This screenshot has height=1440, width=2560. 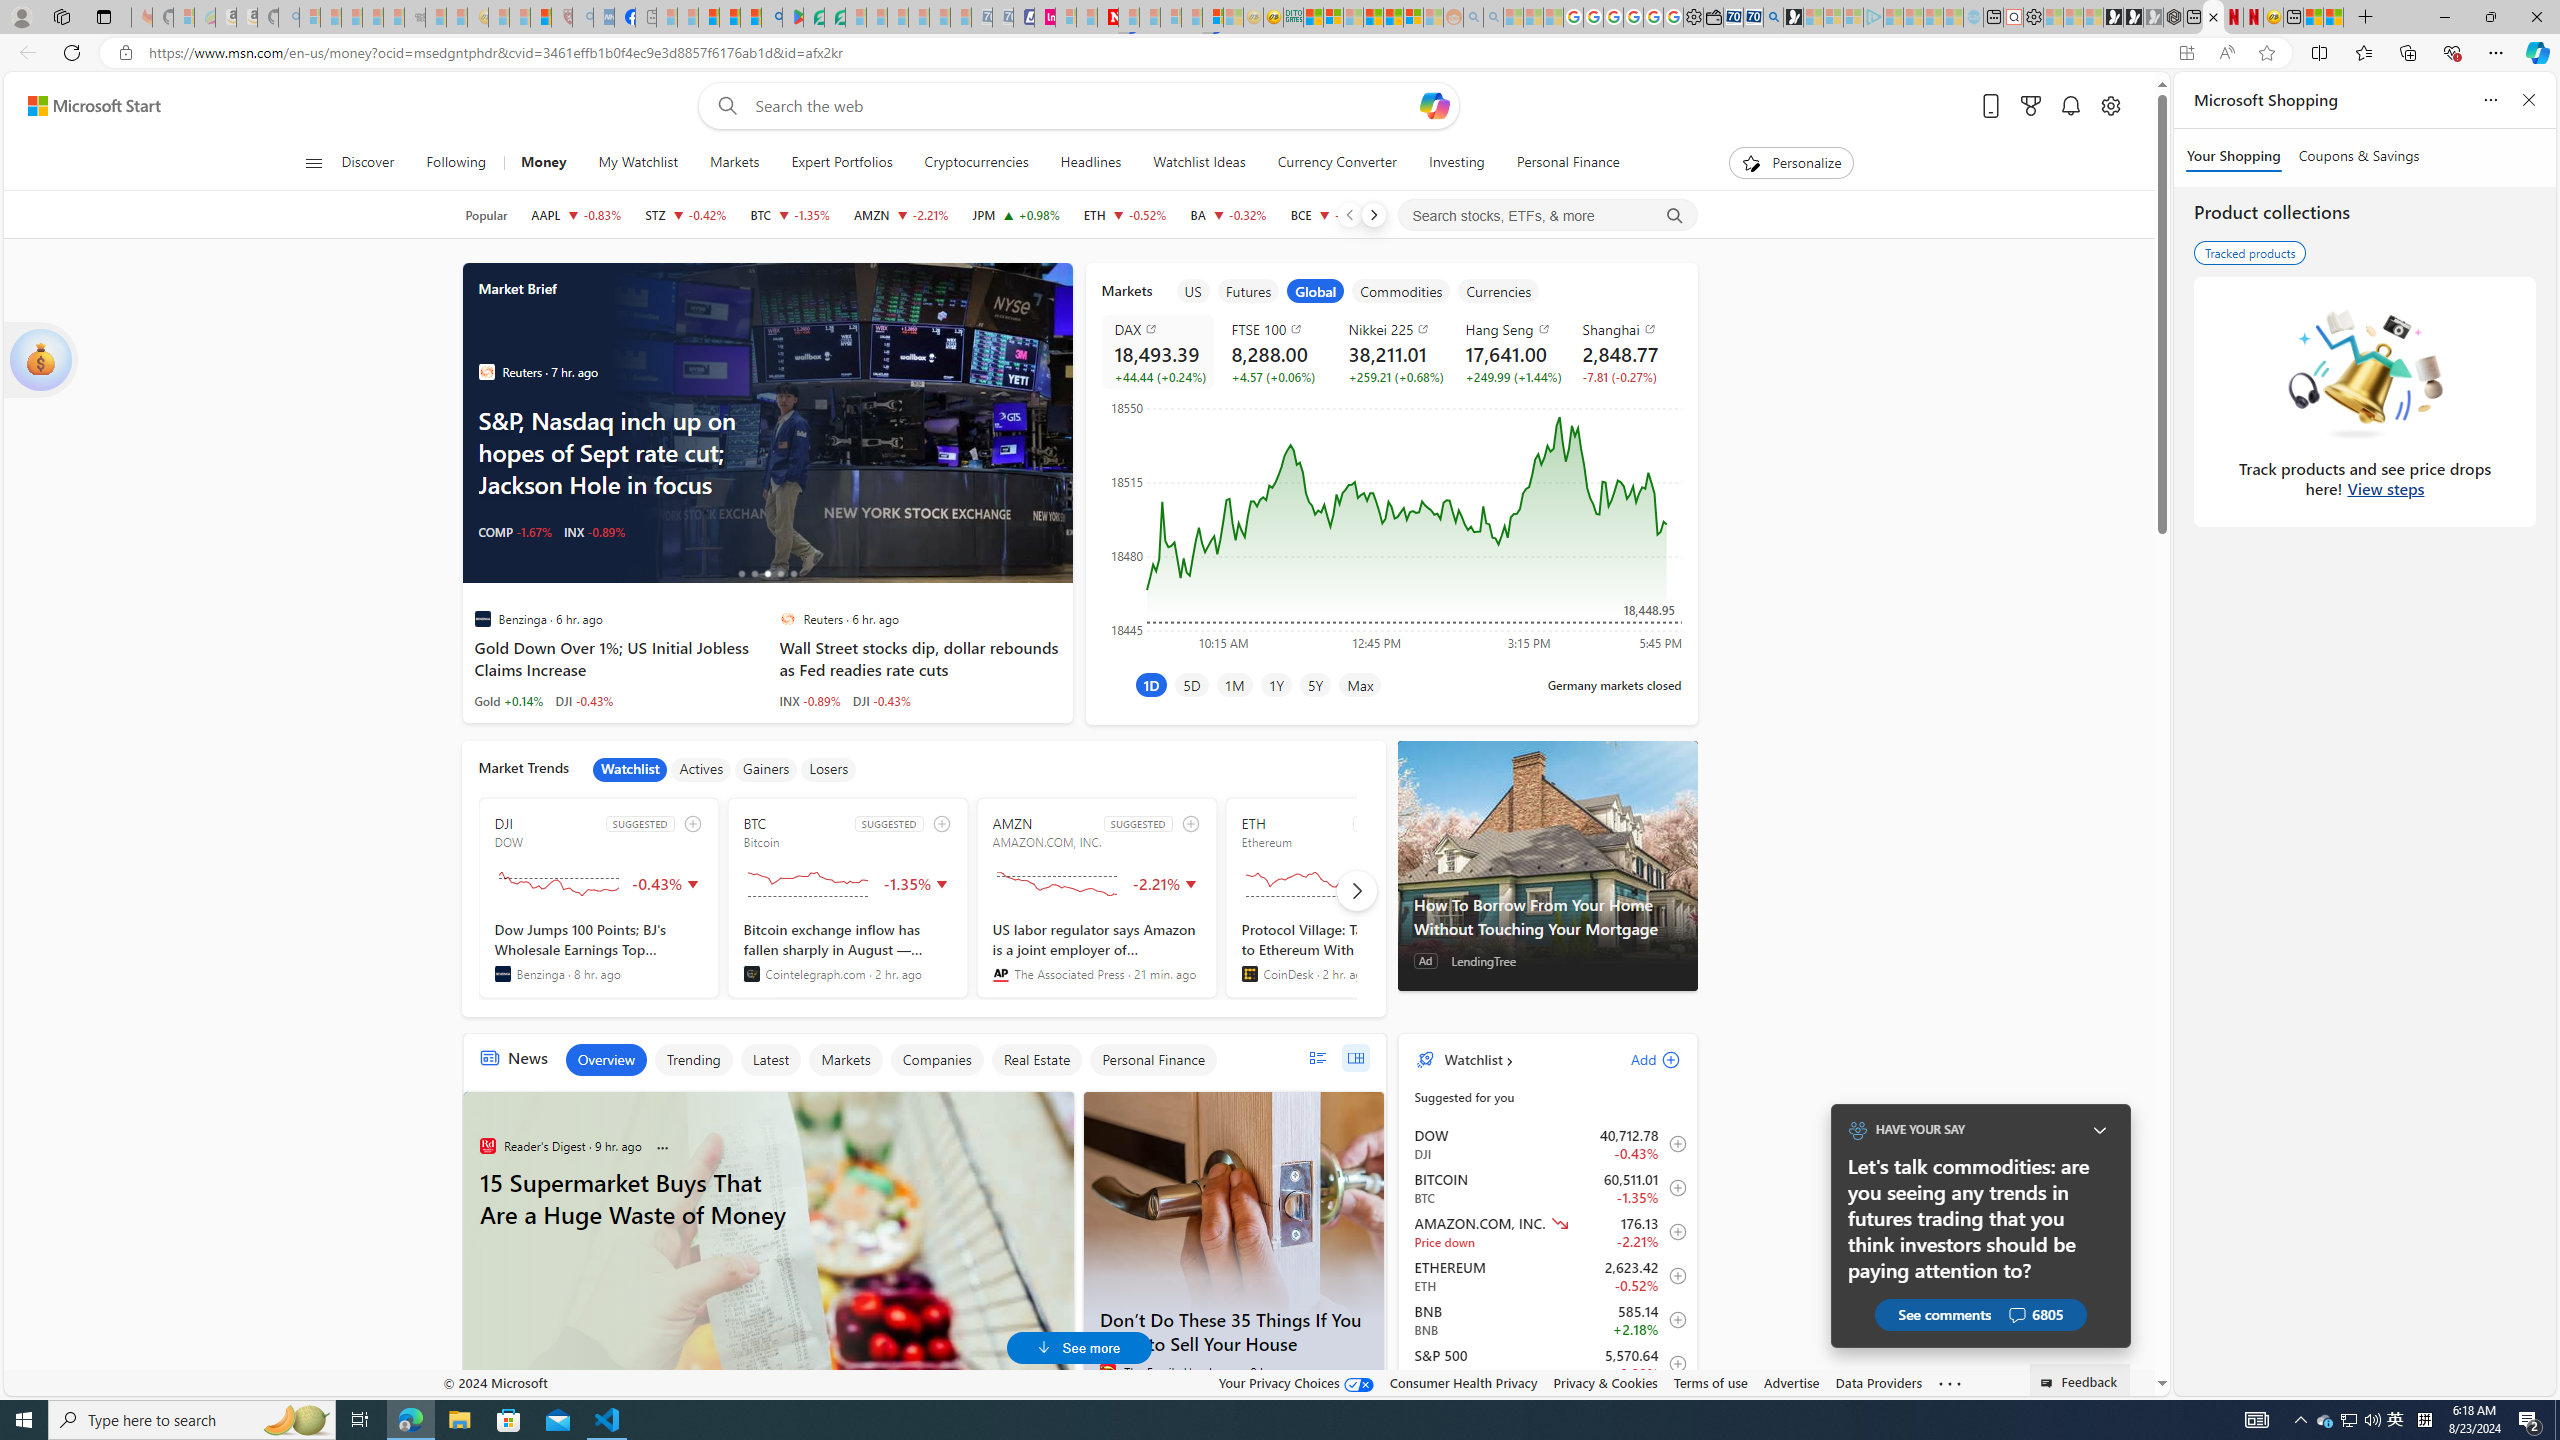 What do you see at coordinates (1232, 683) in the screenshot?
I see `'1M'` at bounding box center [1232, 683].